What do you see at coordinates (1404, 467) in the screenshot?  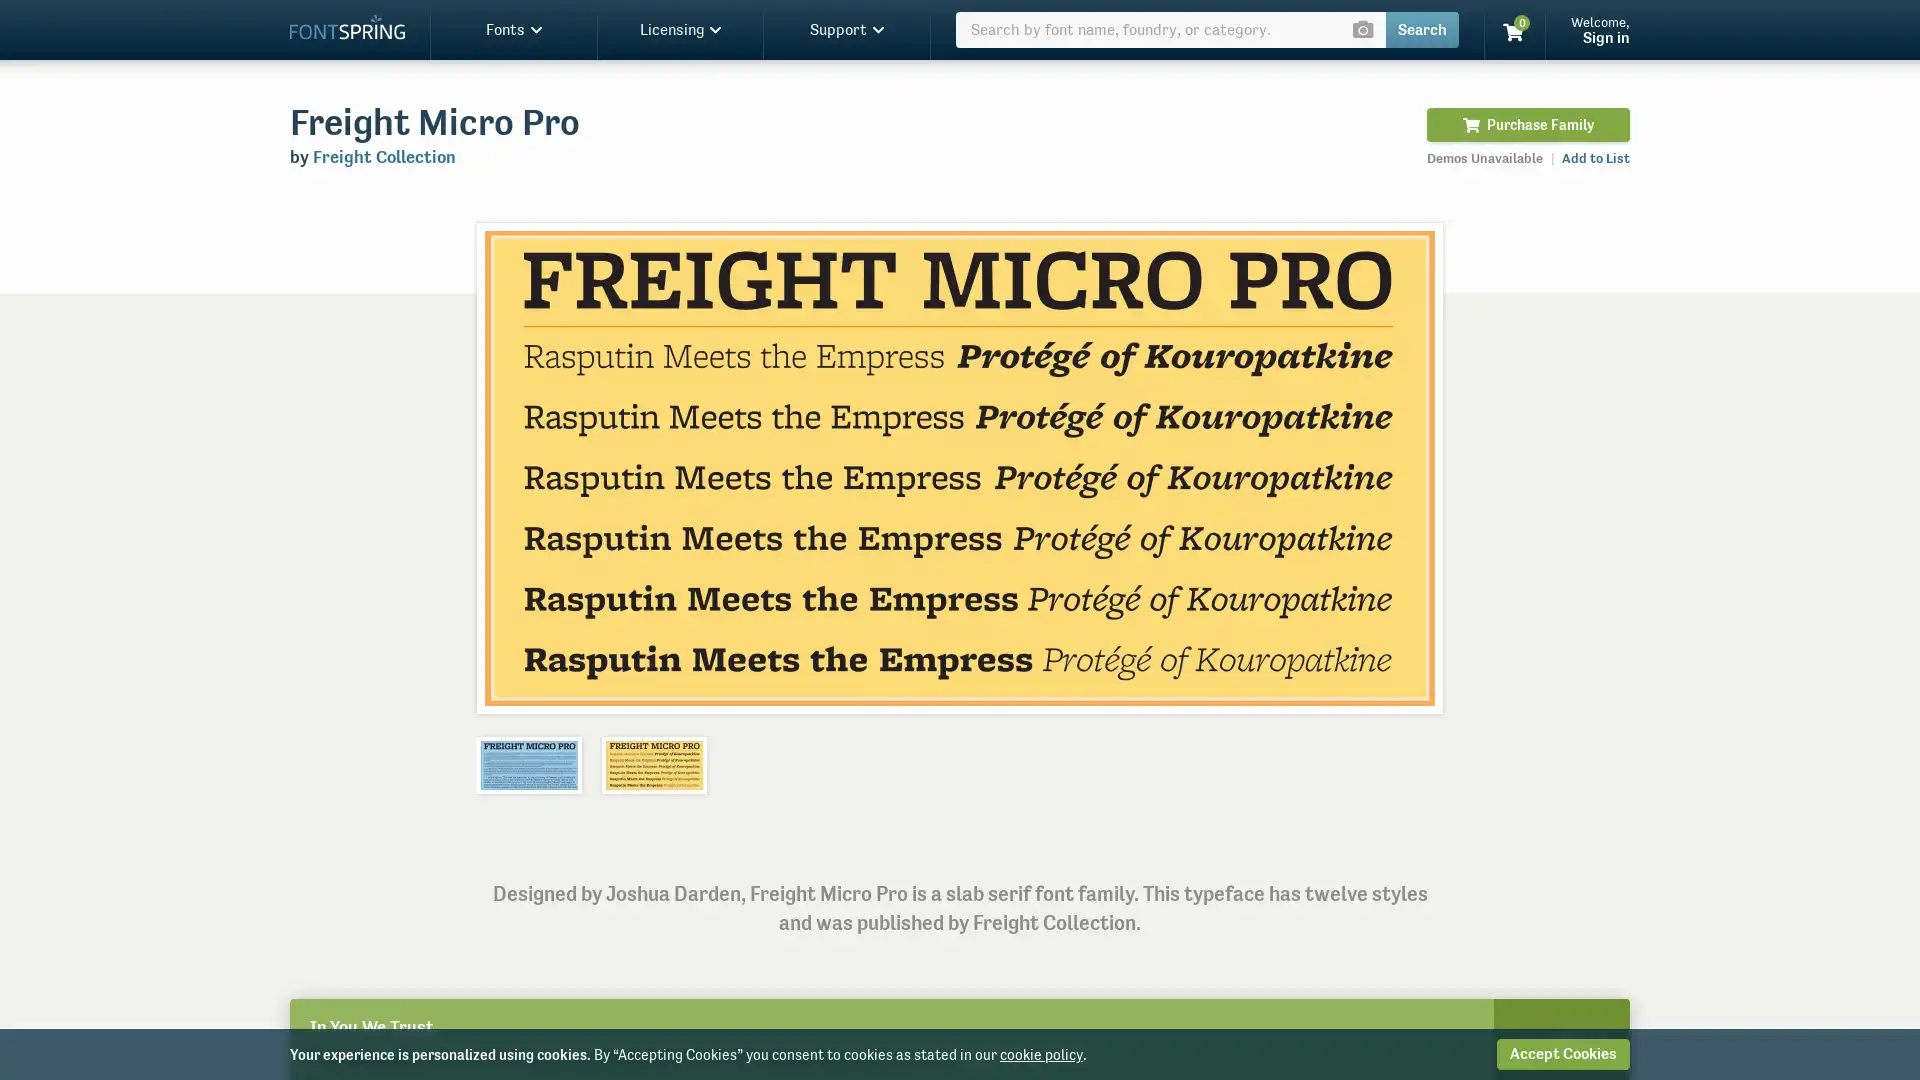 I see `Next slide` at bounding box center [1404, 467].